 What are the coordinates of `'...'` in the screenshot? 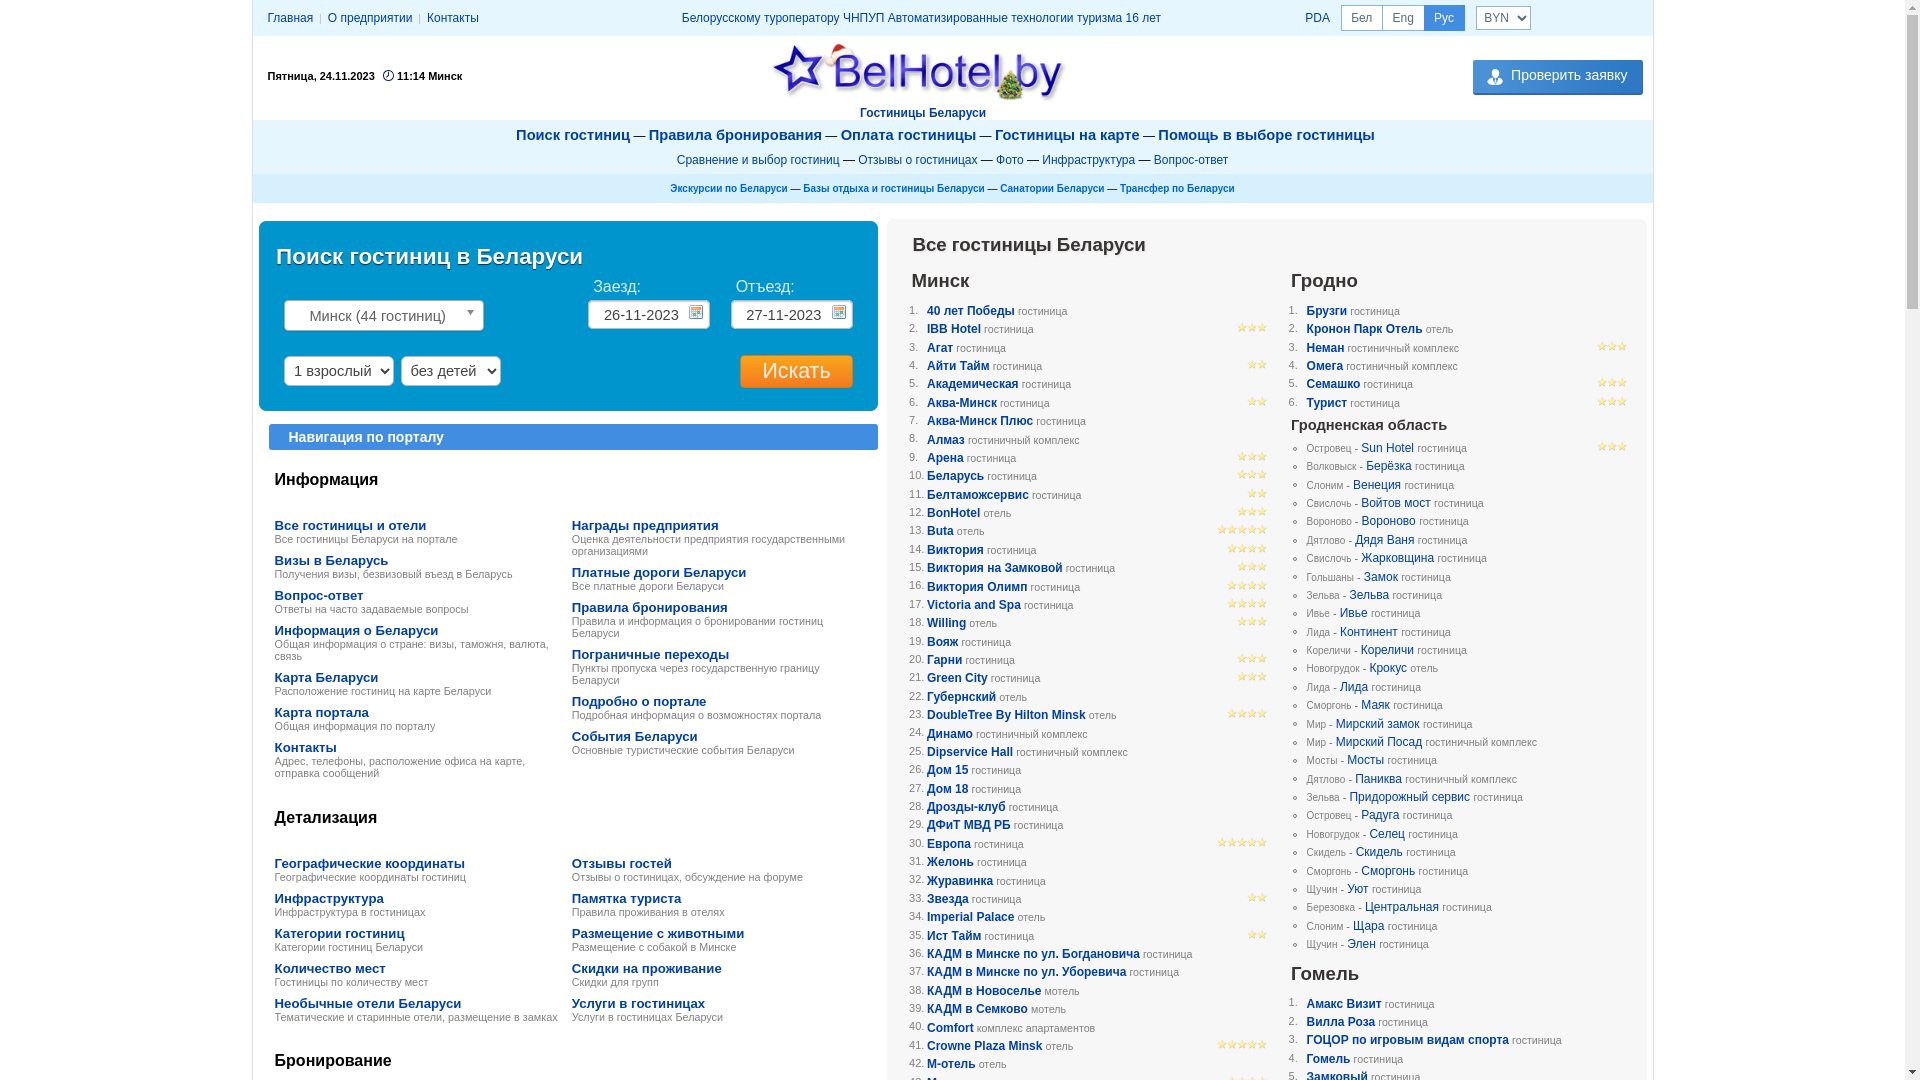 It's located at (839, 312).